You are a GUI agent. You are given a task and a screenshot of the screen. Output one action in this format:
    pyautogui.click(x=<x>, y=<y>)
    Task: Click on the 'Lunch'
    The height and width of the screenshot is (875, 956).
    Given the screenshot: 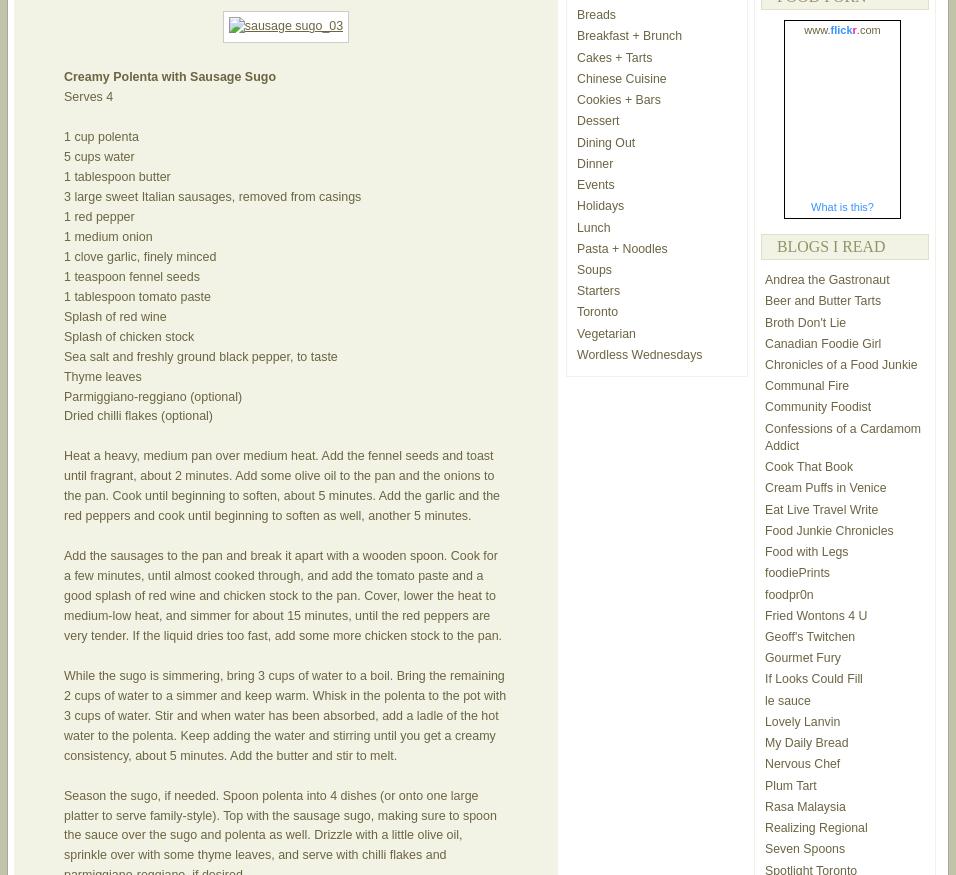 What is the action you would take?
    pyautogui.click(x=592, y=226)
    